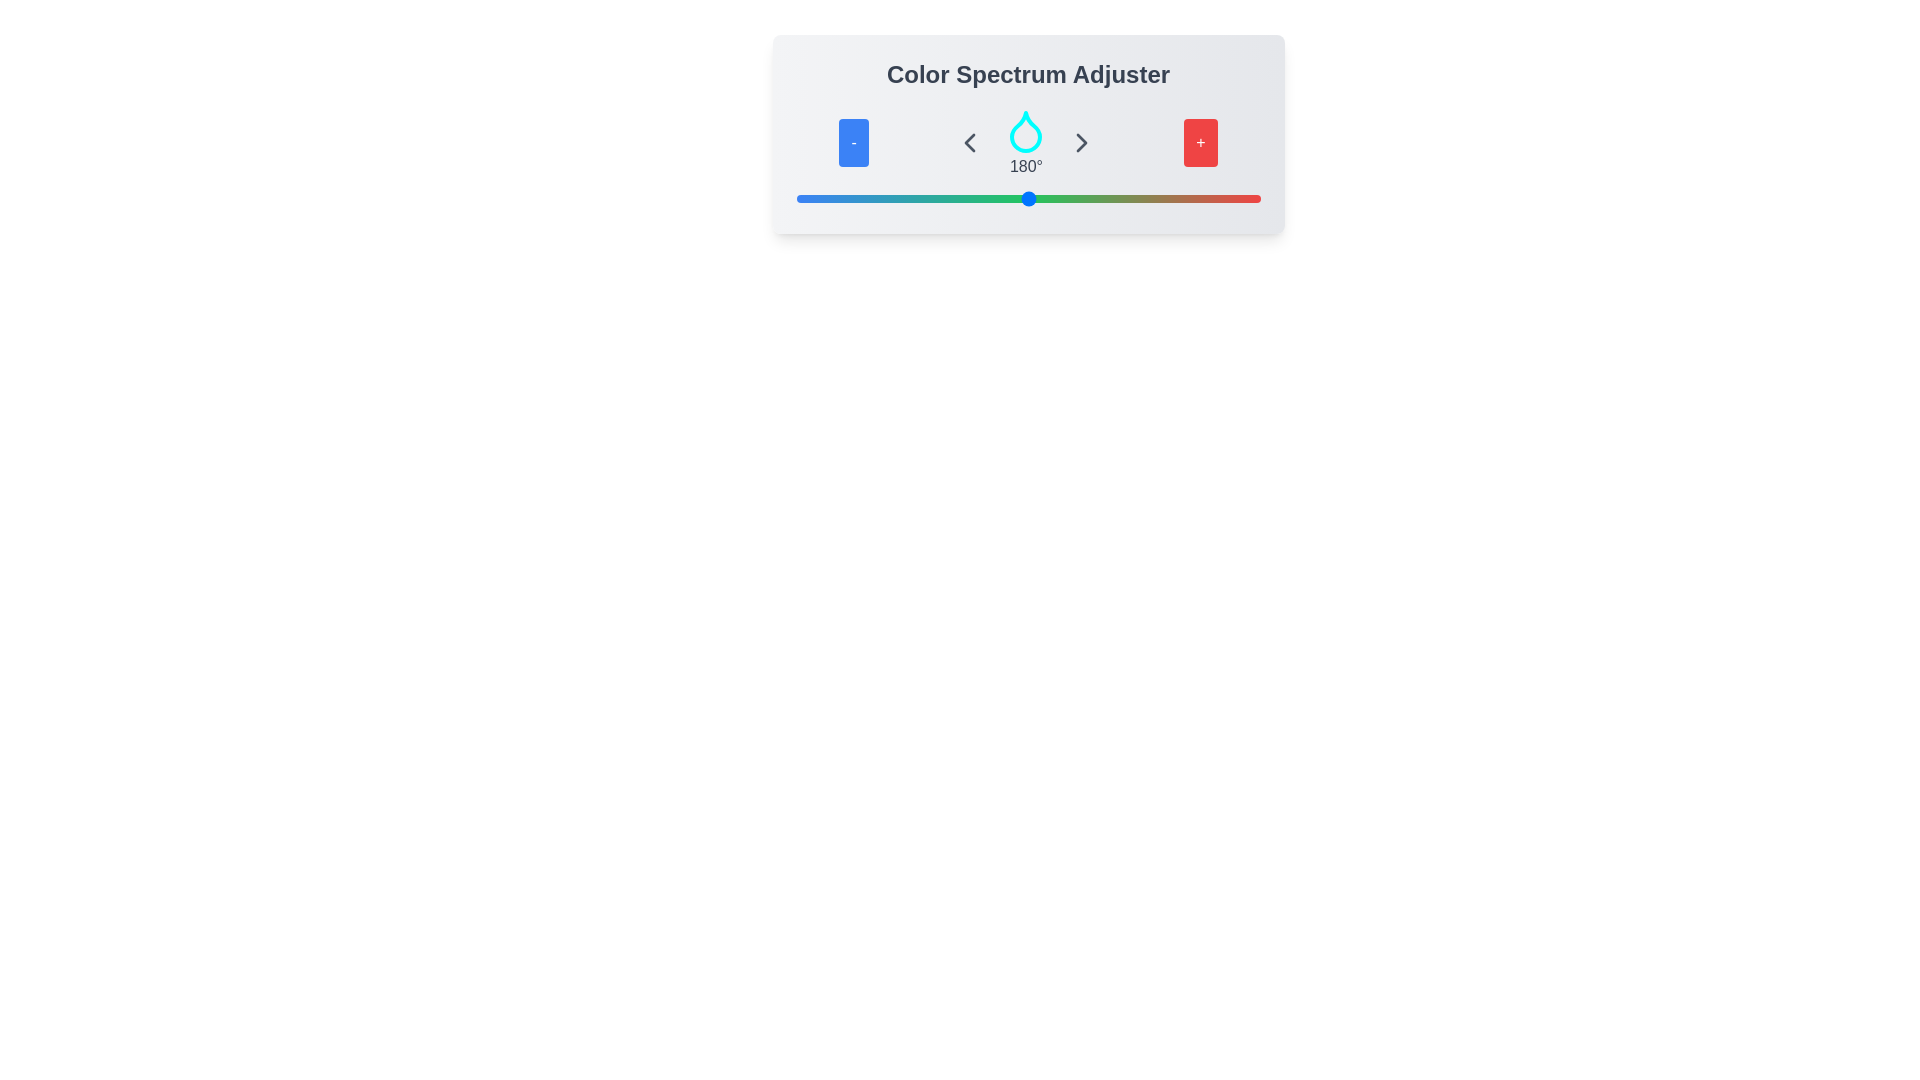  Describe the element at coordinates (872, 199) in the screenshot. I see `the slider to set the color spectrum to 59` at that location.